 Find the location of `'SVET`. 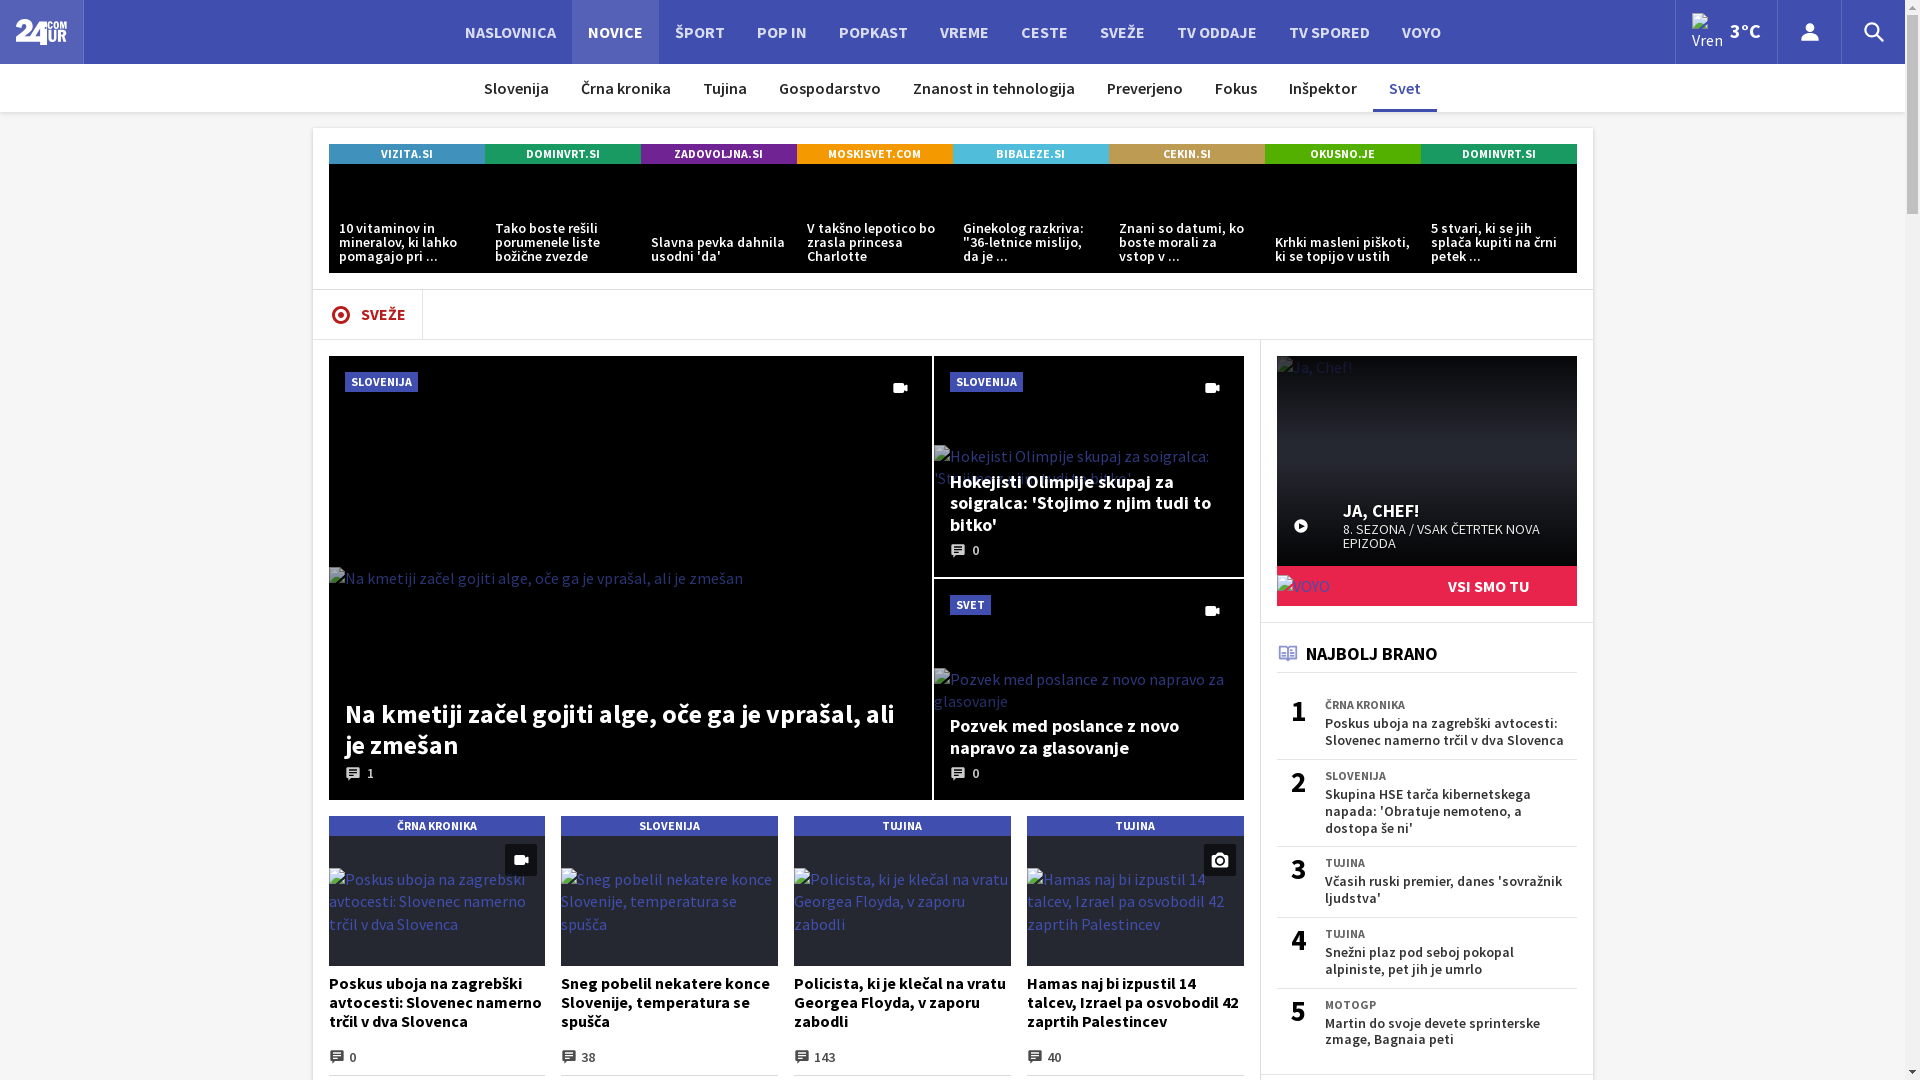

'SVET is located at coordinates (1088, 688).